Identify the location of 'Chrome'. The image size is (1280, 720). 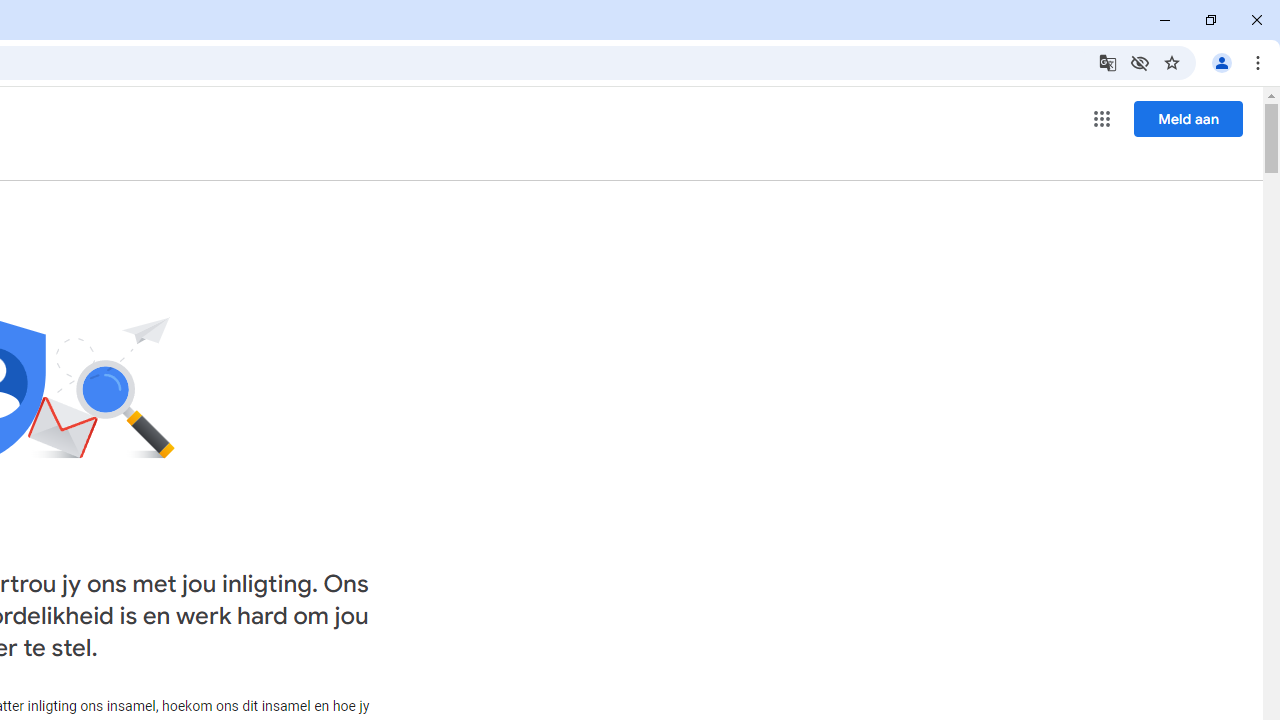
(1259, 61).